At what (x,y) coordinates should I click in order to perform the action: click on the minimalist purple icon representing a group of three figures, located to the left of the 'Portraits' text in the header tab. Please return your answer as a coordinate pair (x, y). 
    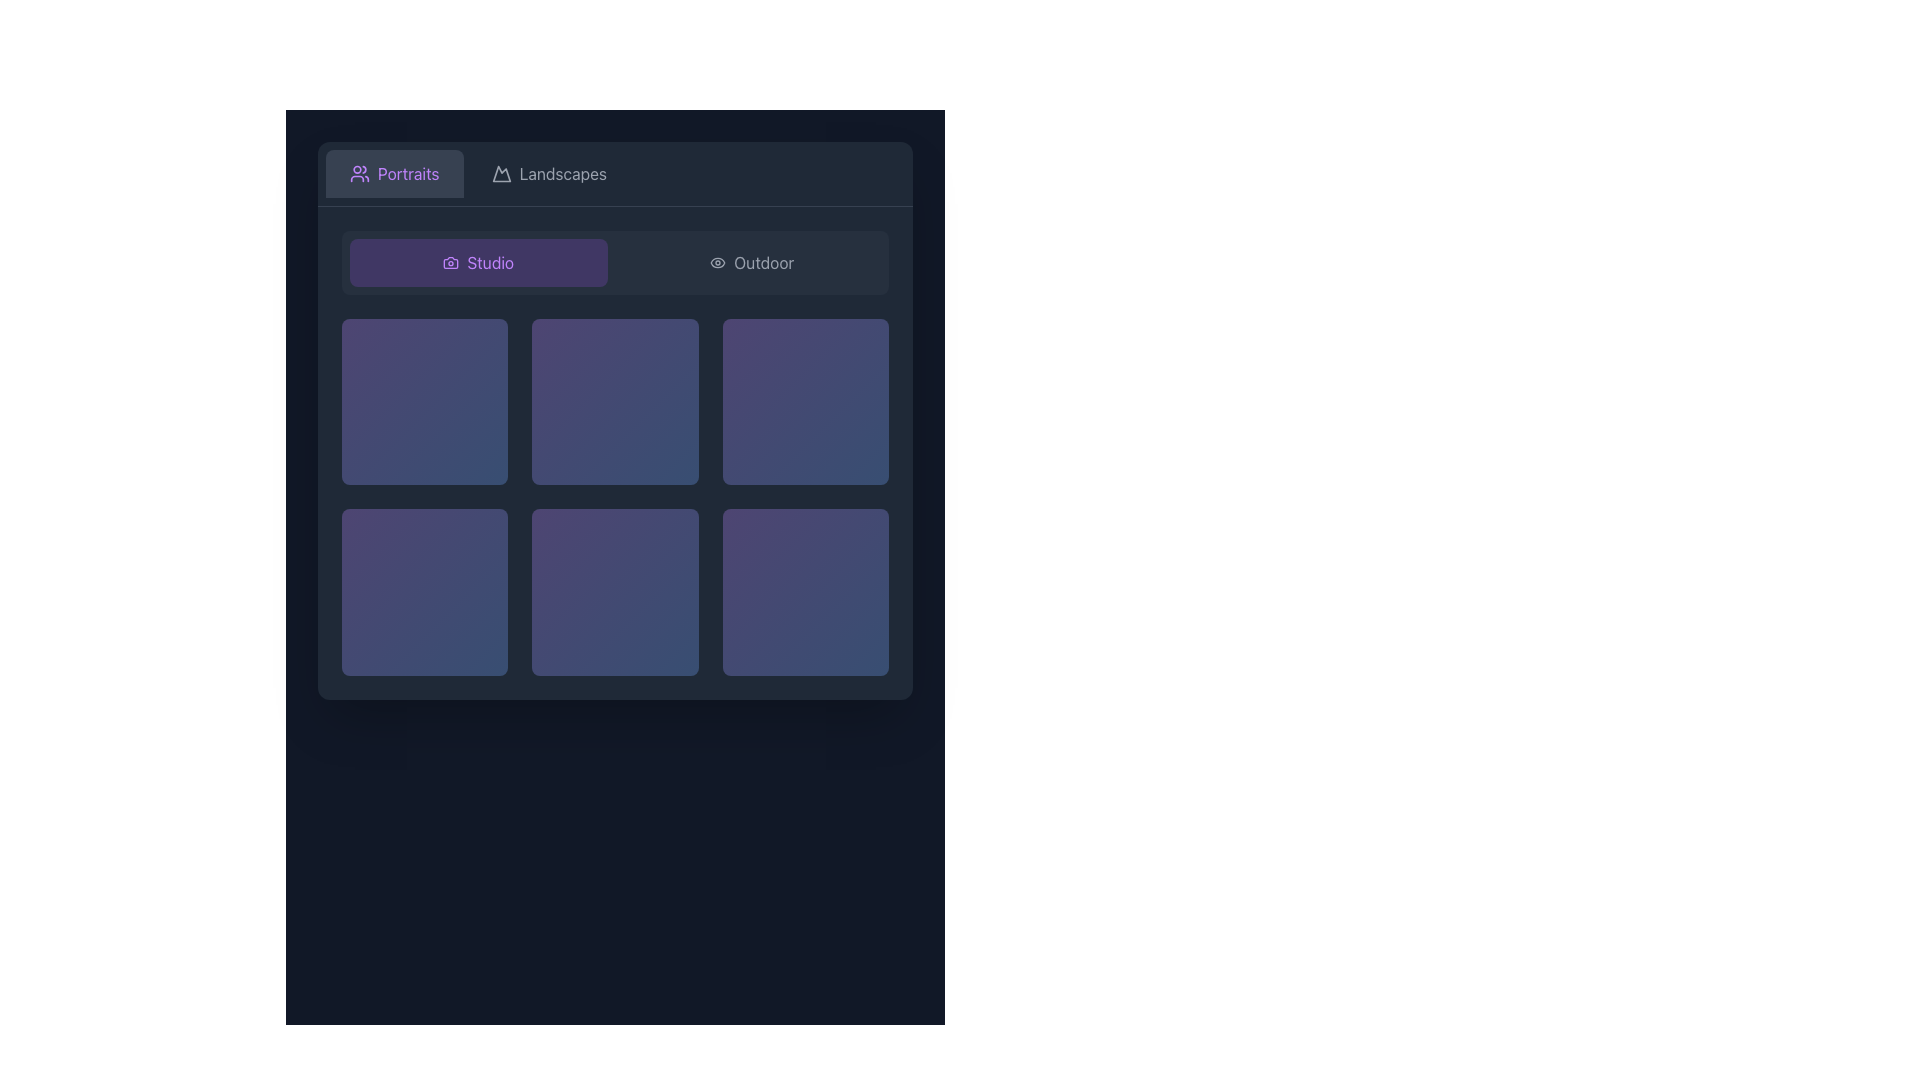
    Looking at the image, I should click on (360, 172).